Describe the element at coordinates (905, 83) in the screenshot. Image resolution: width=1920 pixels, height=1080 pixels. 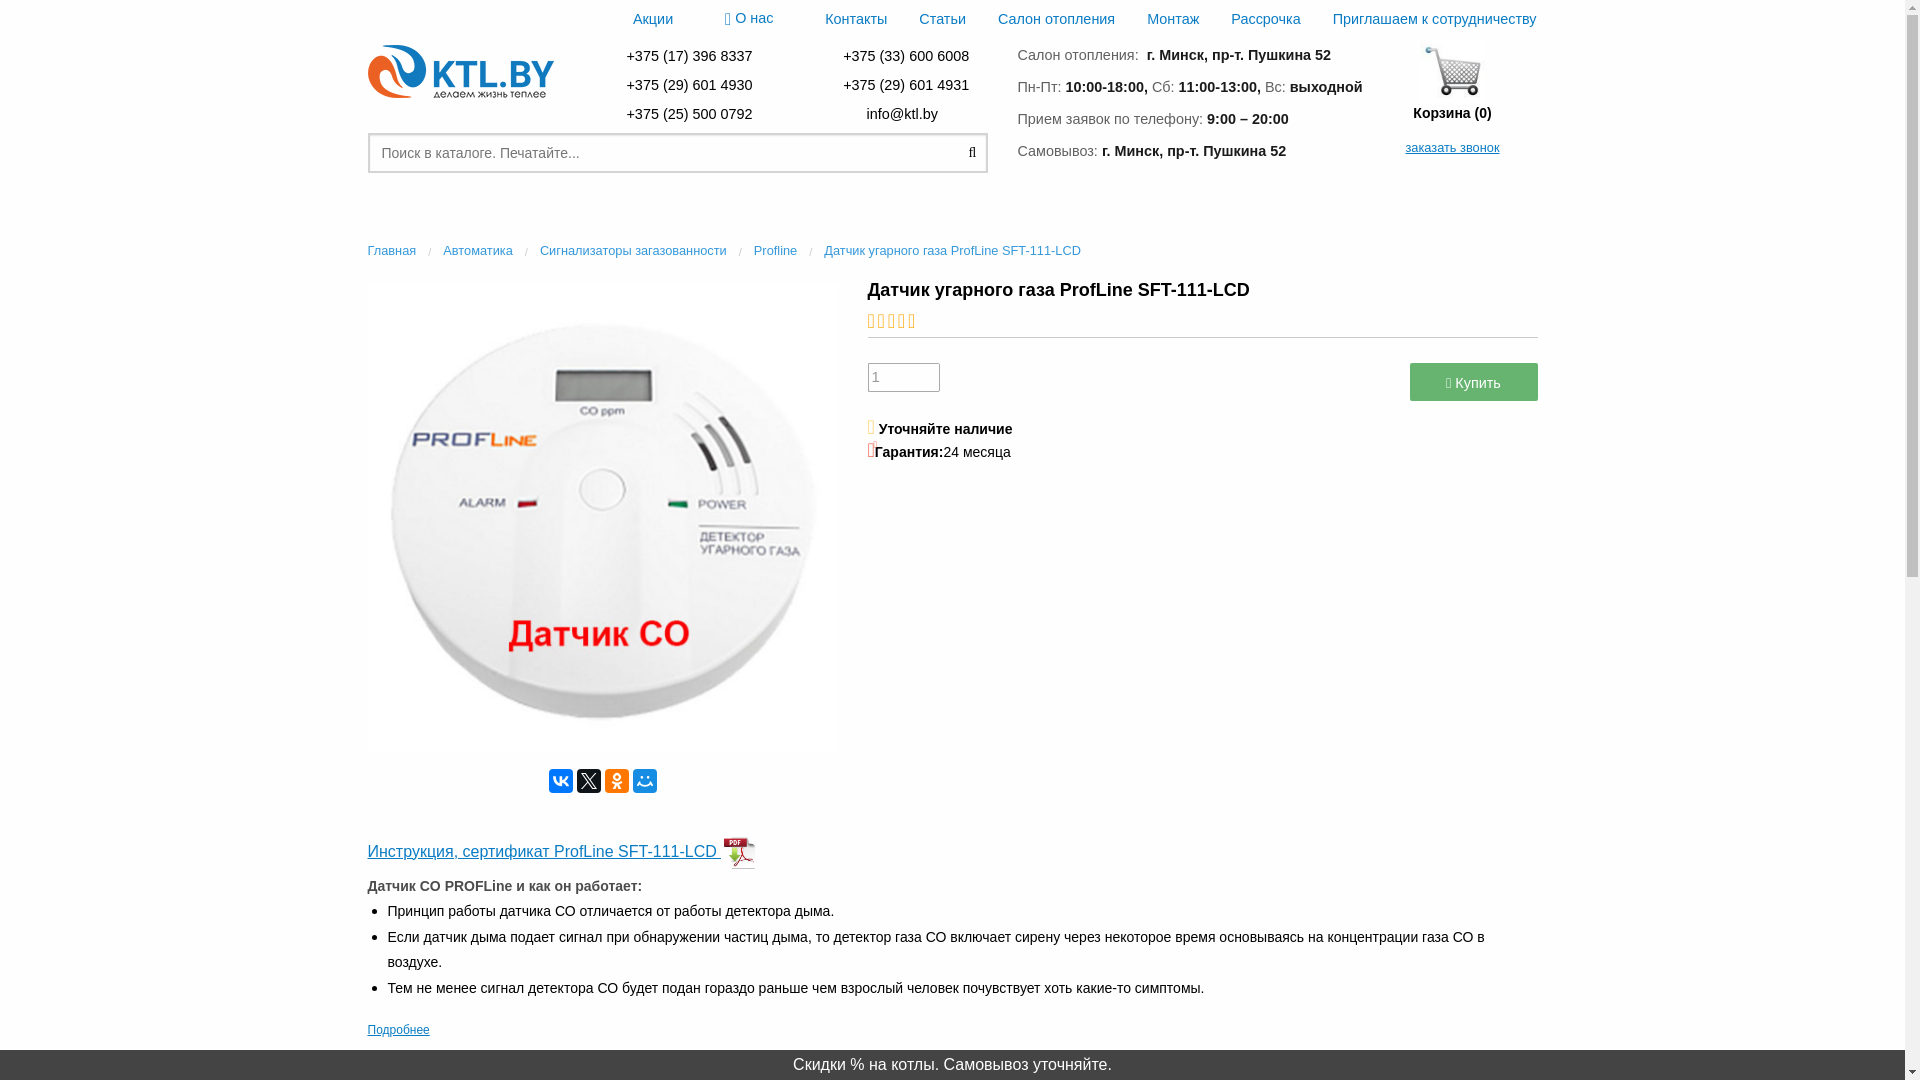
I see `'+375 (29) 601 4931'` at that location.